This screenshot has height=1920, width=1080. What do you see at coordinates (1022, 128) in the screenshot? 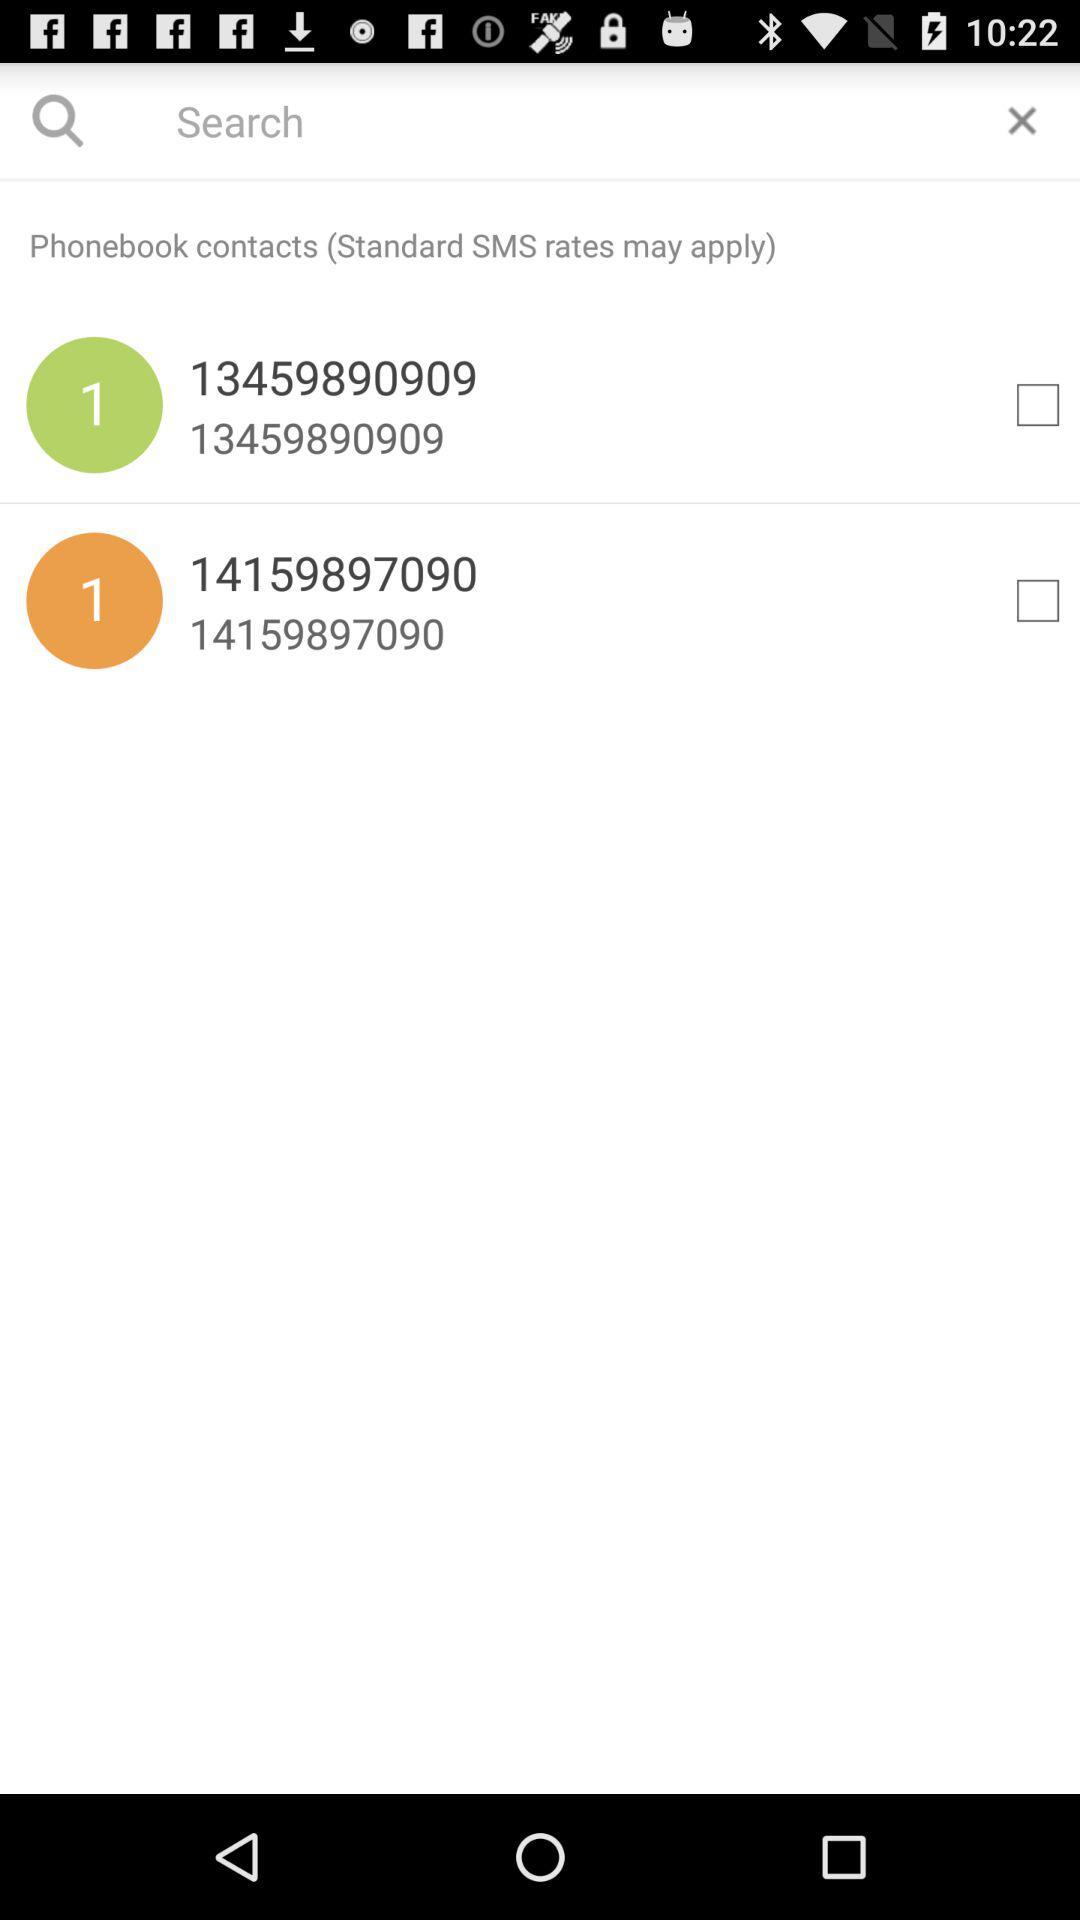
I see `the close icon` at bounding box center [1022, 128].